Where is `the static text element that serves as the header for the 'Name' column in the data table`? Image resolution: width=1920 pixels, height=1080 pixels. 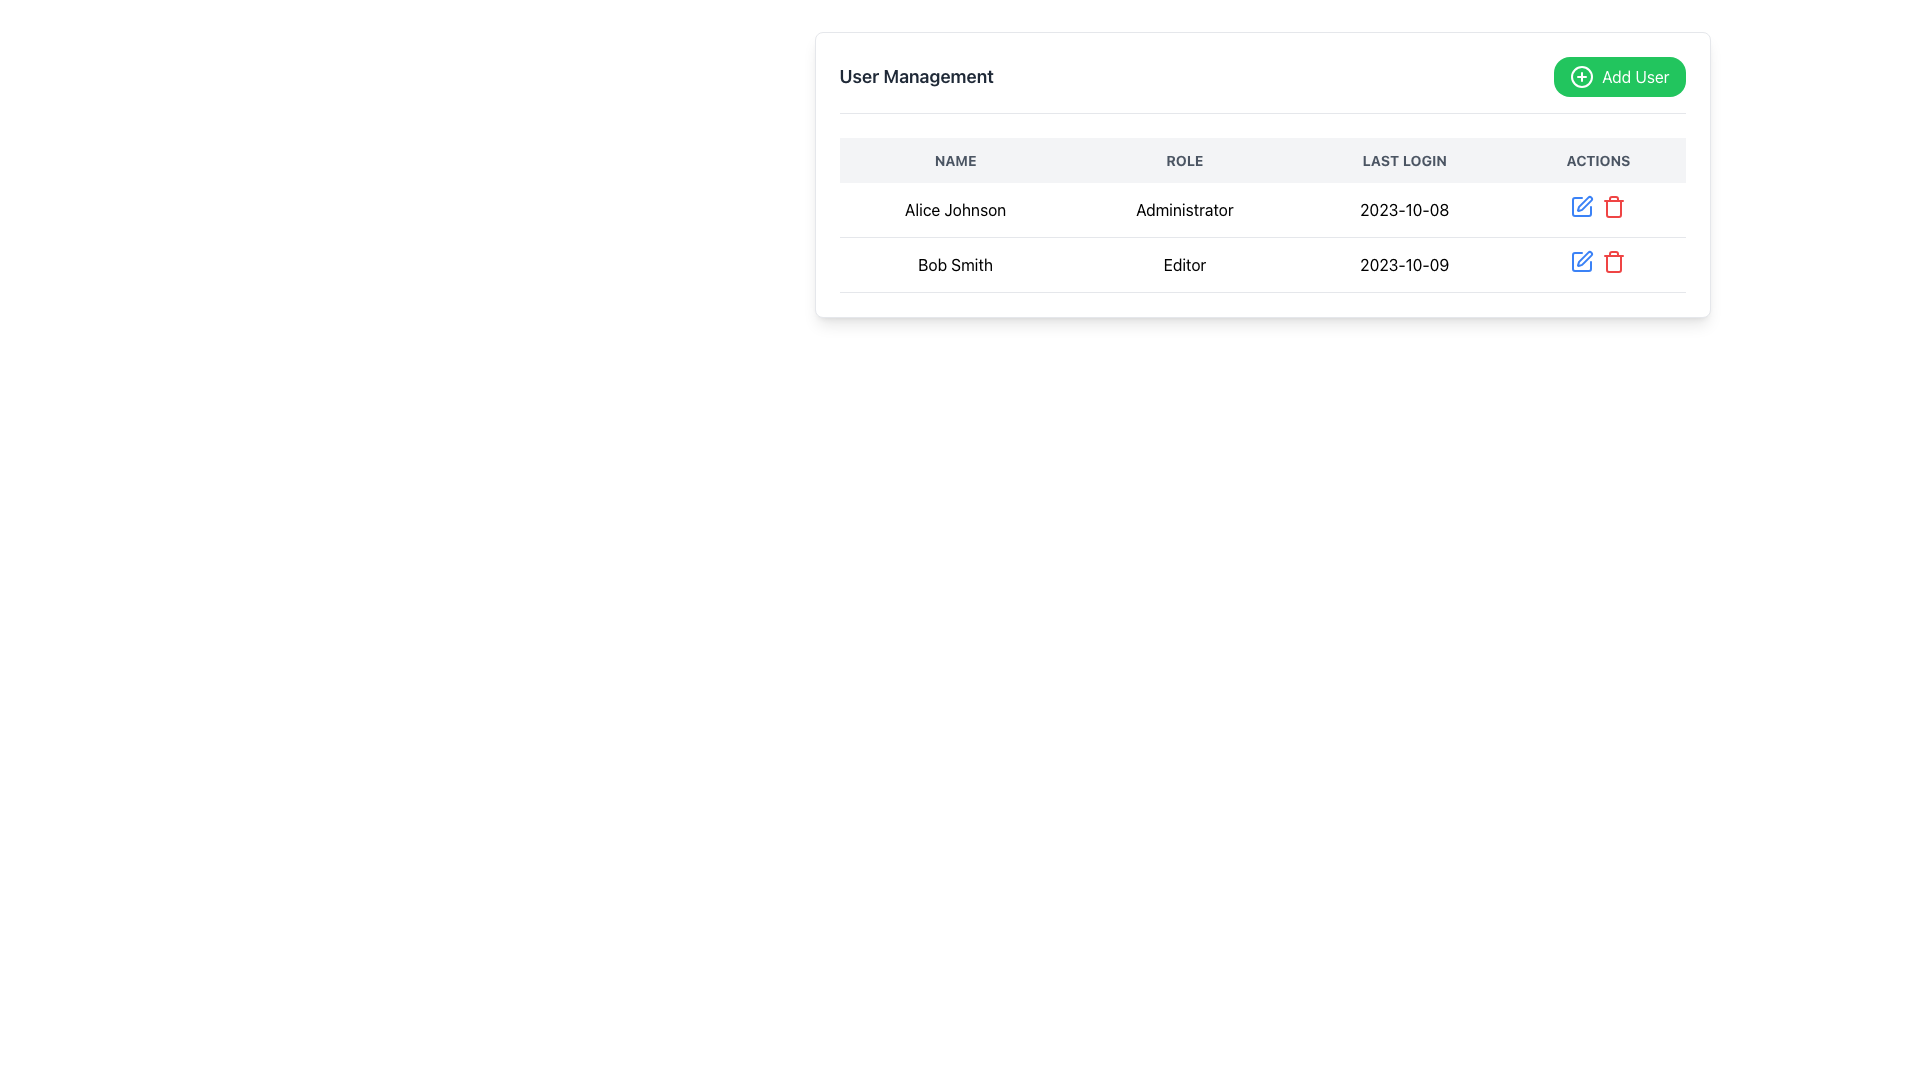 the static text element that serves as the header for the 'Name' column in the data table is located at coordinates (954, 159).